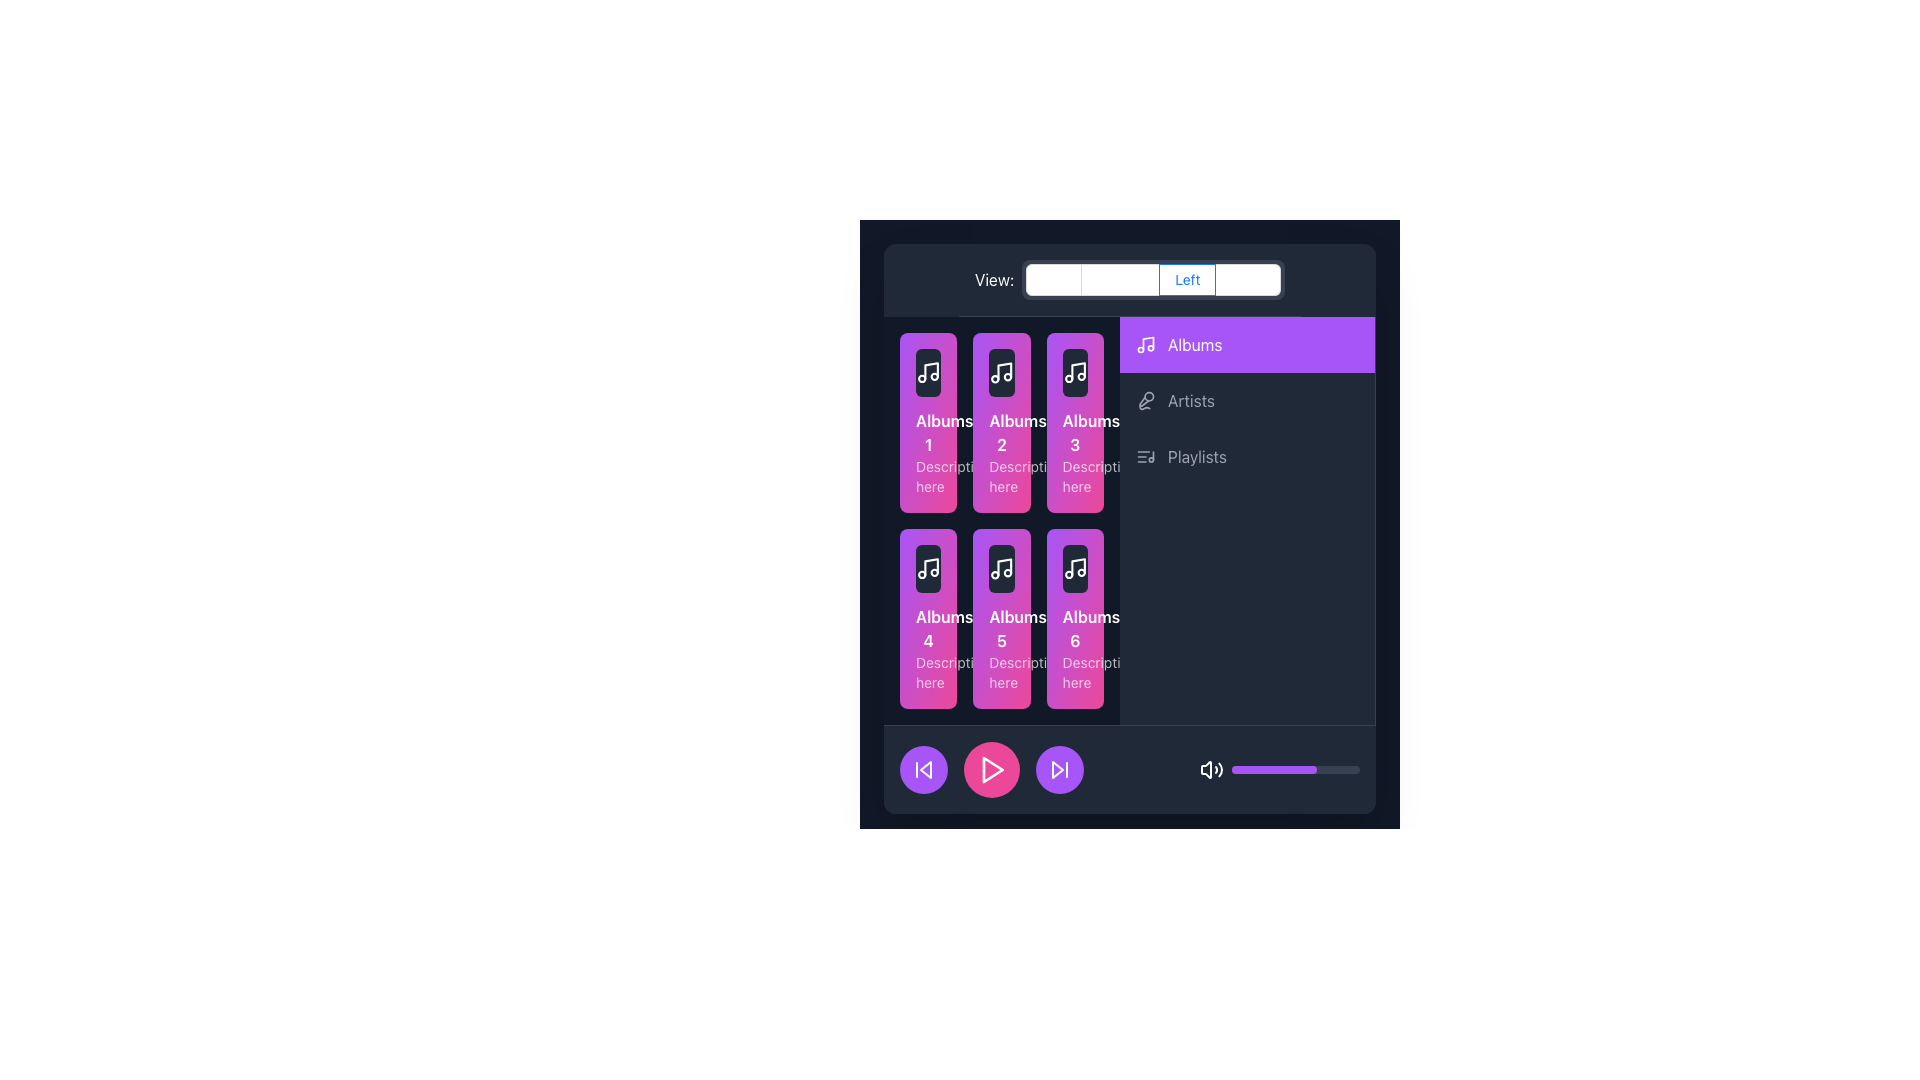  What do you see at coordinates (993, 769) in the screenshot?
I see `the play button icon located inside the circular button on the bottom control bar` at bounding box center [993, 769].